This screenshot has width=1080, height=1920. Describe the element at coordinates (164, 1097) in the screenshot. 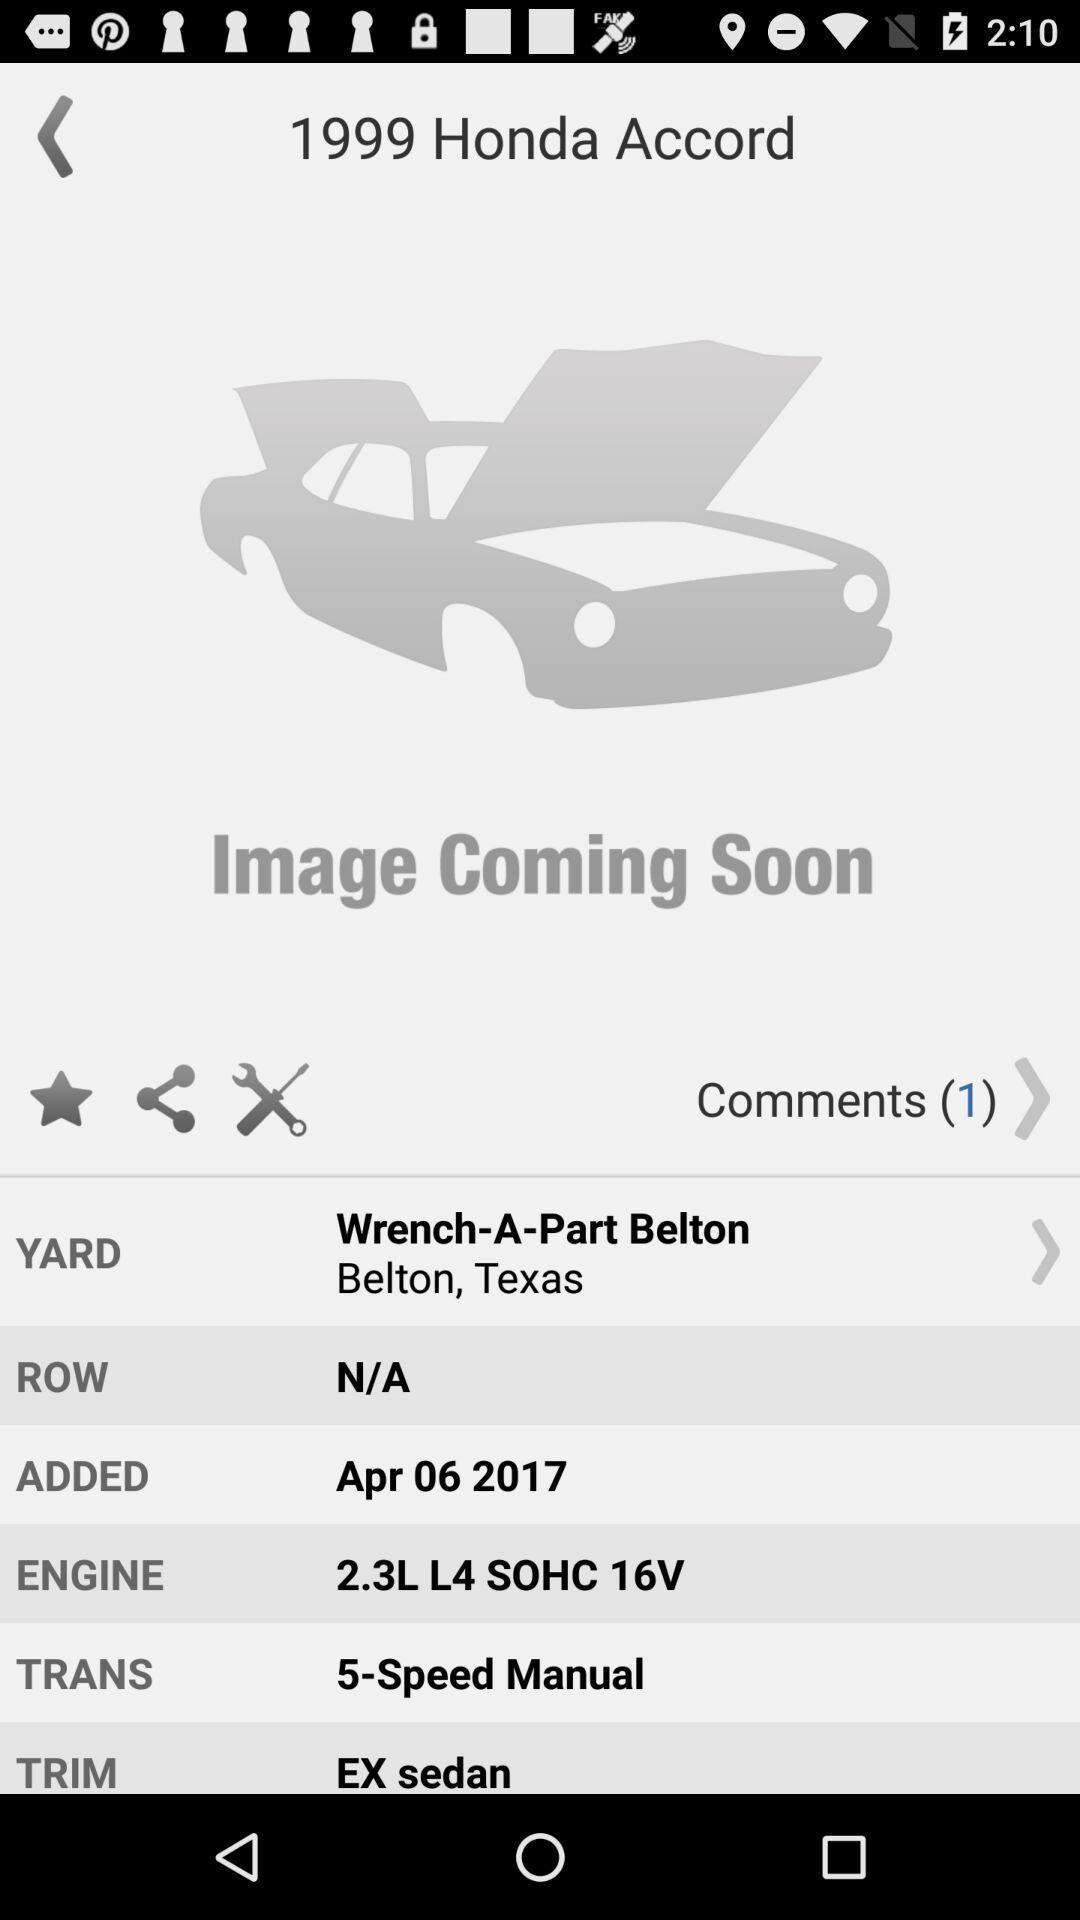

I see `share article` at that location.